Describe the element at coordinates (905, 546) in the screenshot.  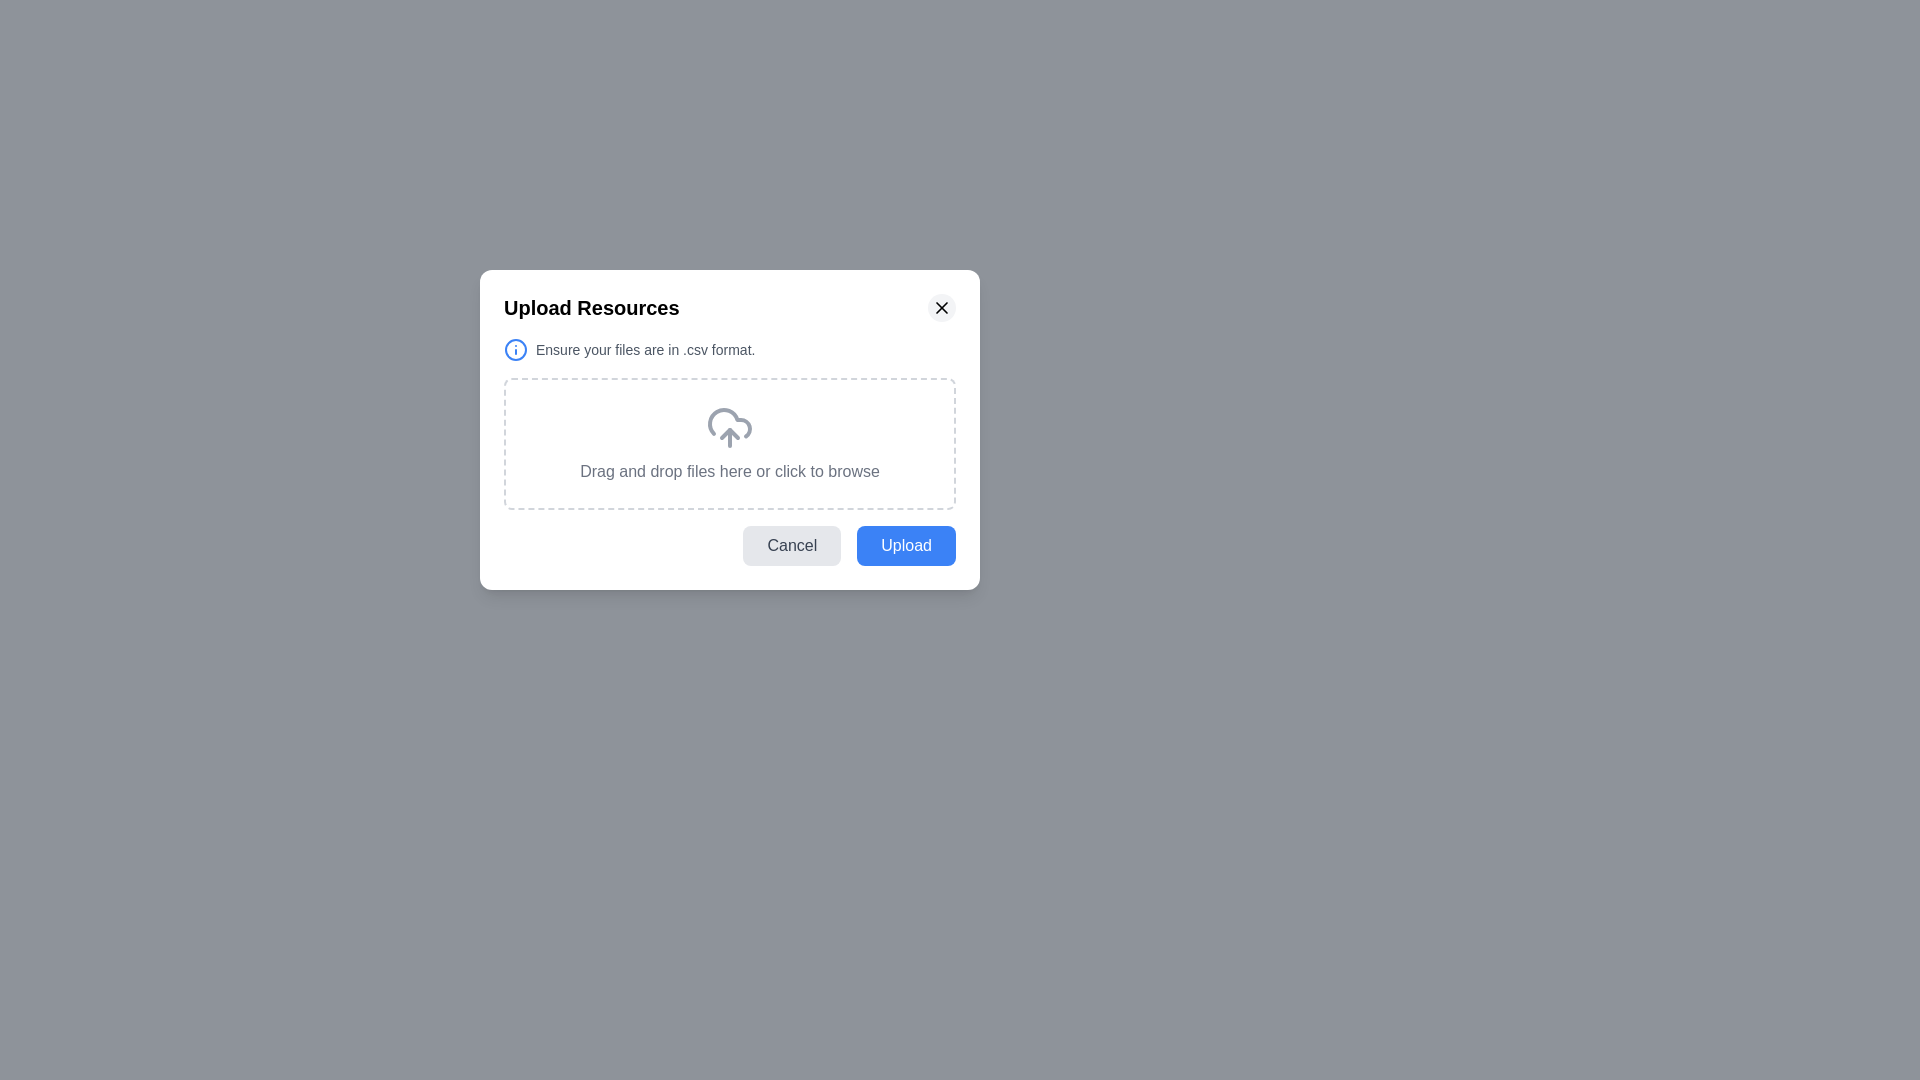
I see `the blue 'Upload' button with white text located in the bottom-right corner of the 'Upload Resources' dialog box` at that location.